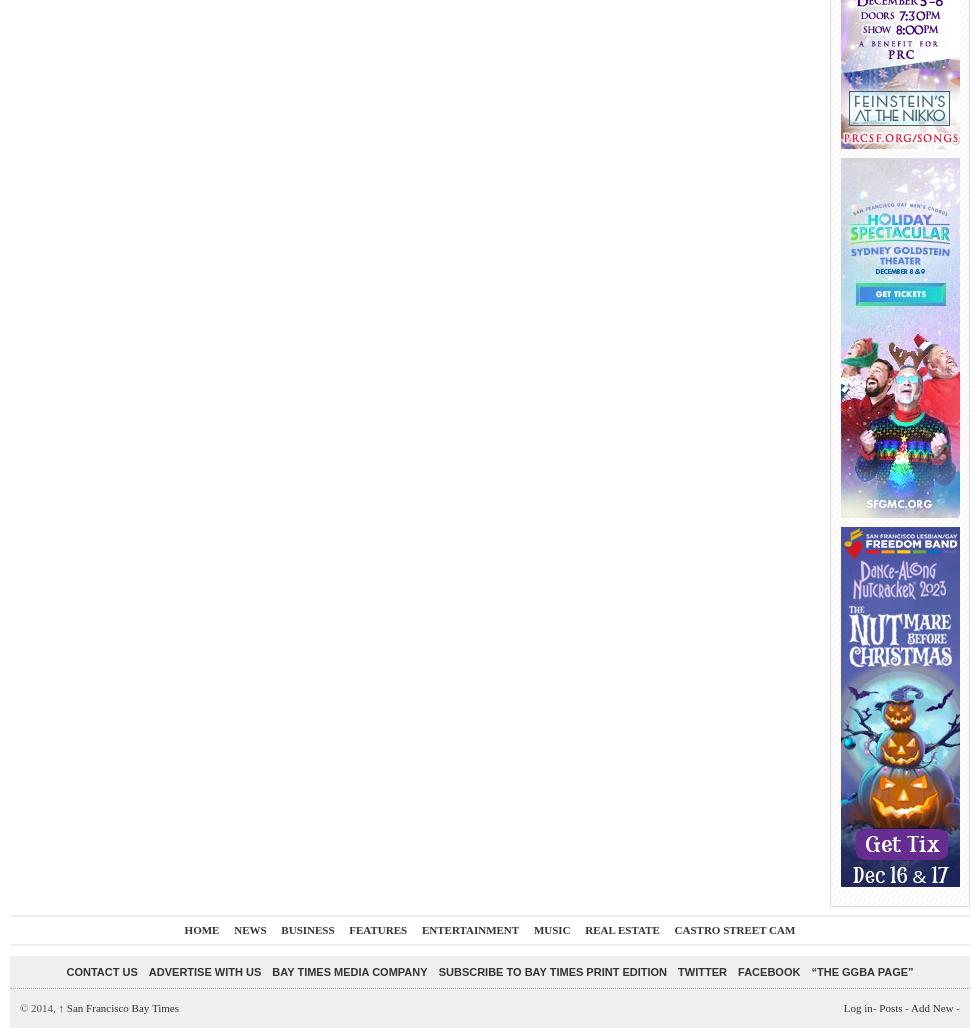 The image size is (980, 1035). What do you see at coordinates (738, 970) in the screenshot?
I see `'Facebook'` at bounding box center [738, 970].